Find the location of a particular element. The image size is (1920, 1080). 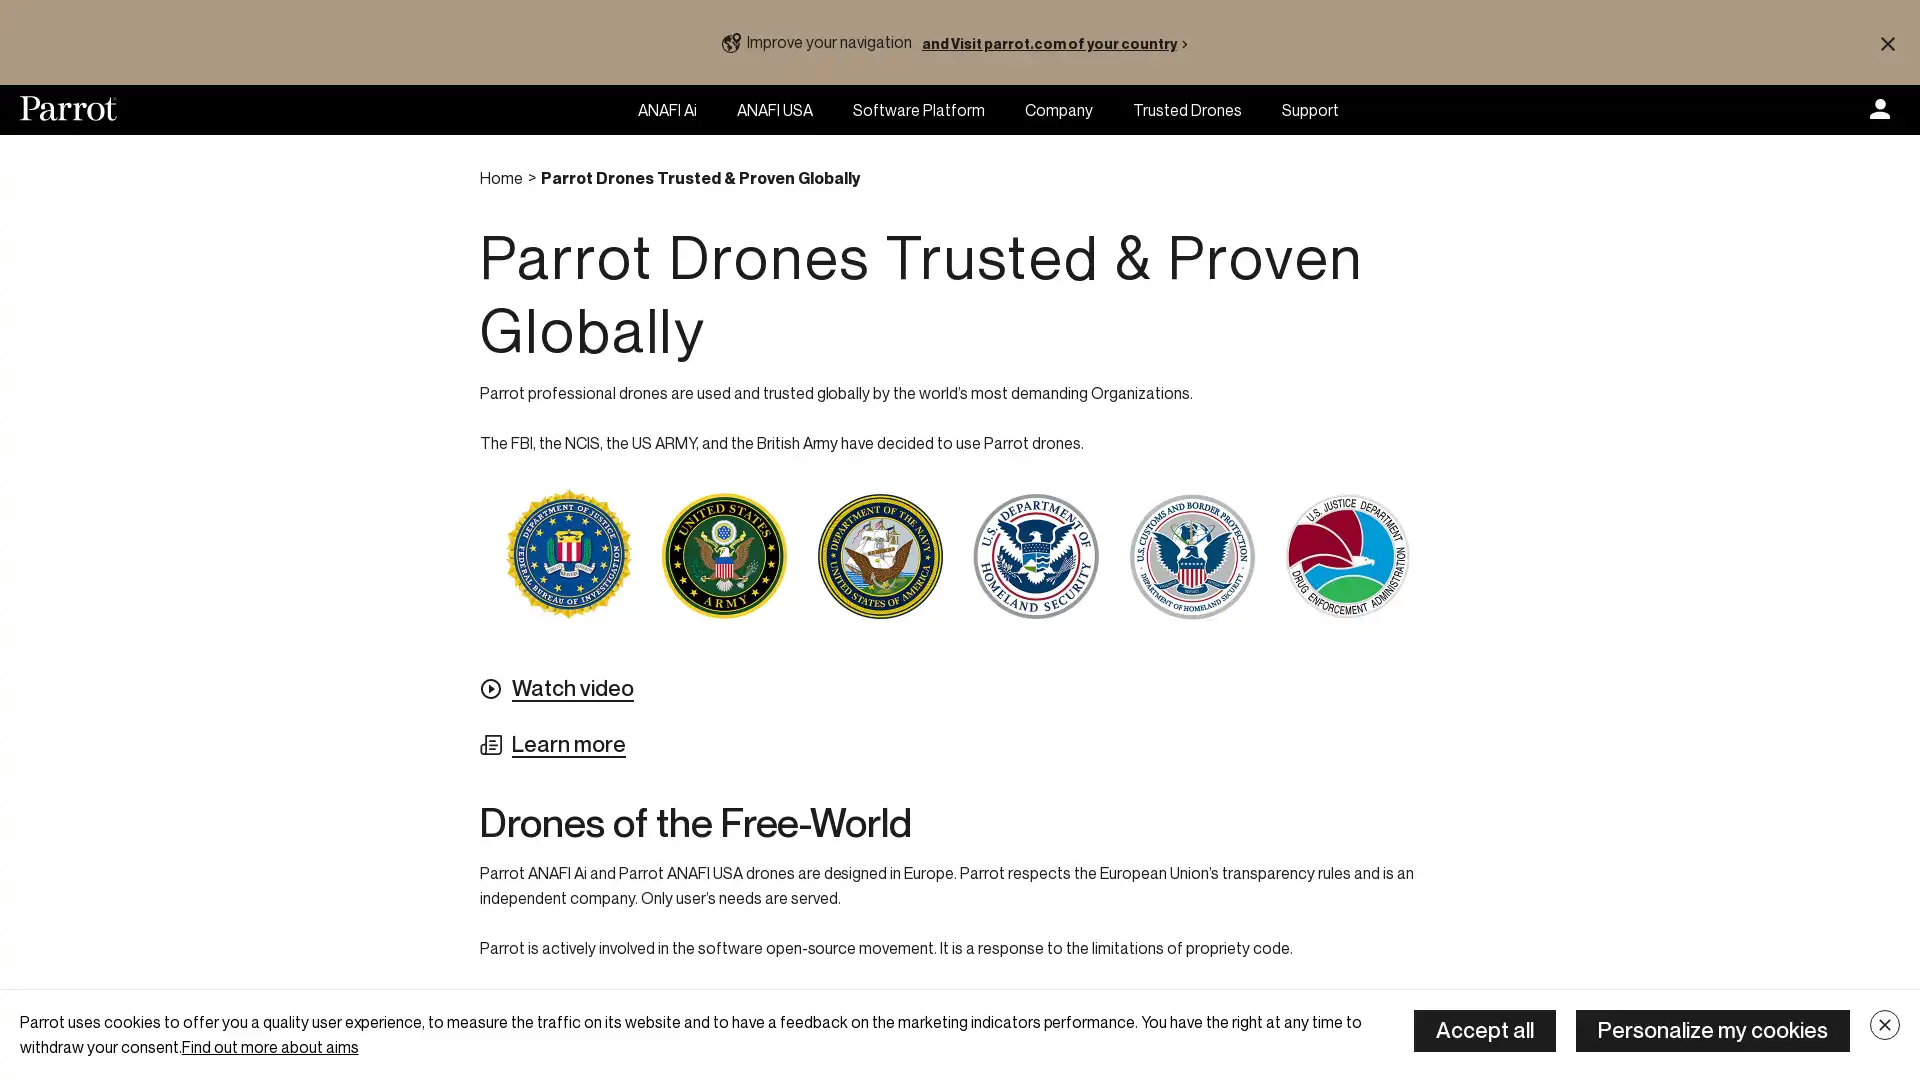

close is located at coordinates (1884, 1025).